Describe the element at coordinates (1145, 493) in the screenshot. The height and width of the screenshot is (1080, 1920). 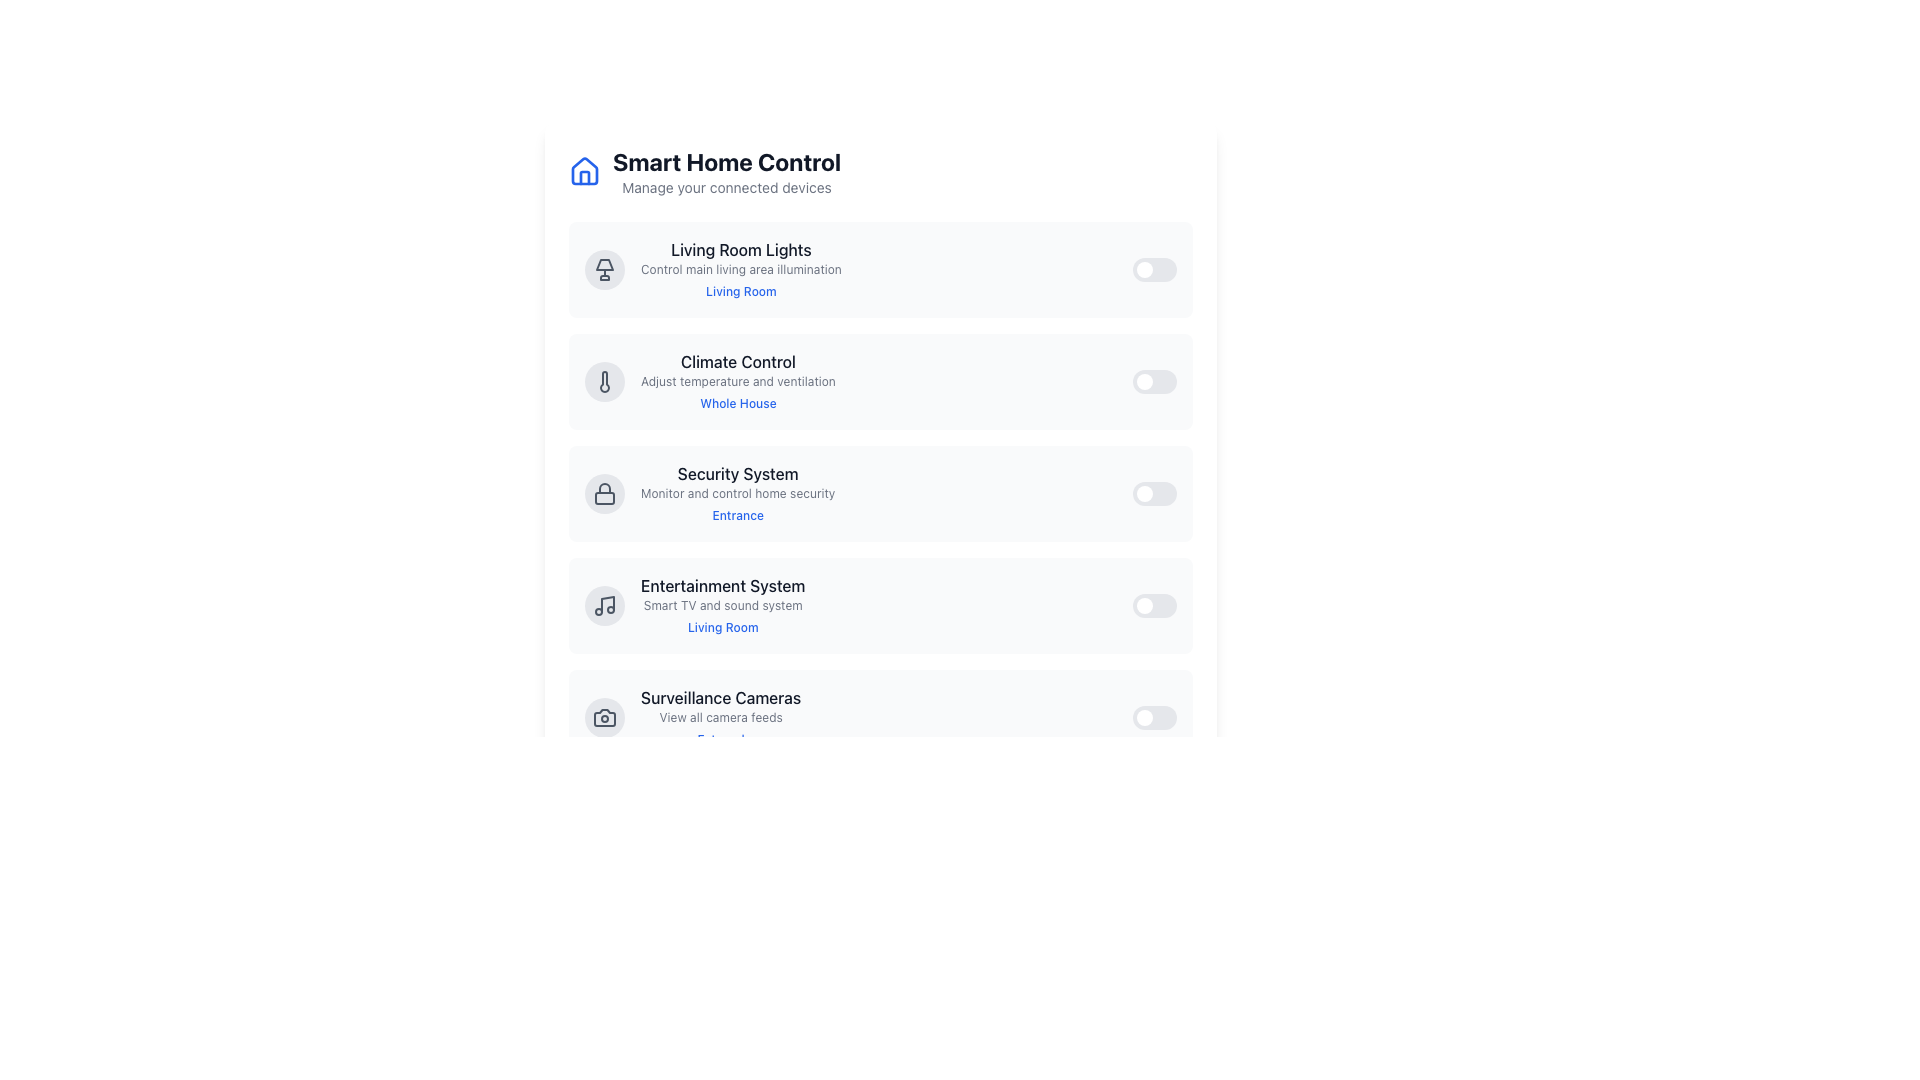
I see `the toggle switch handle` at that location.